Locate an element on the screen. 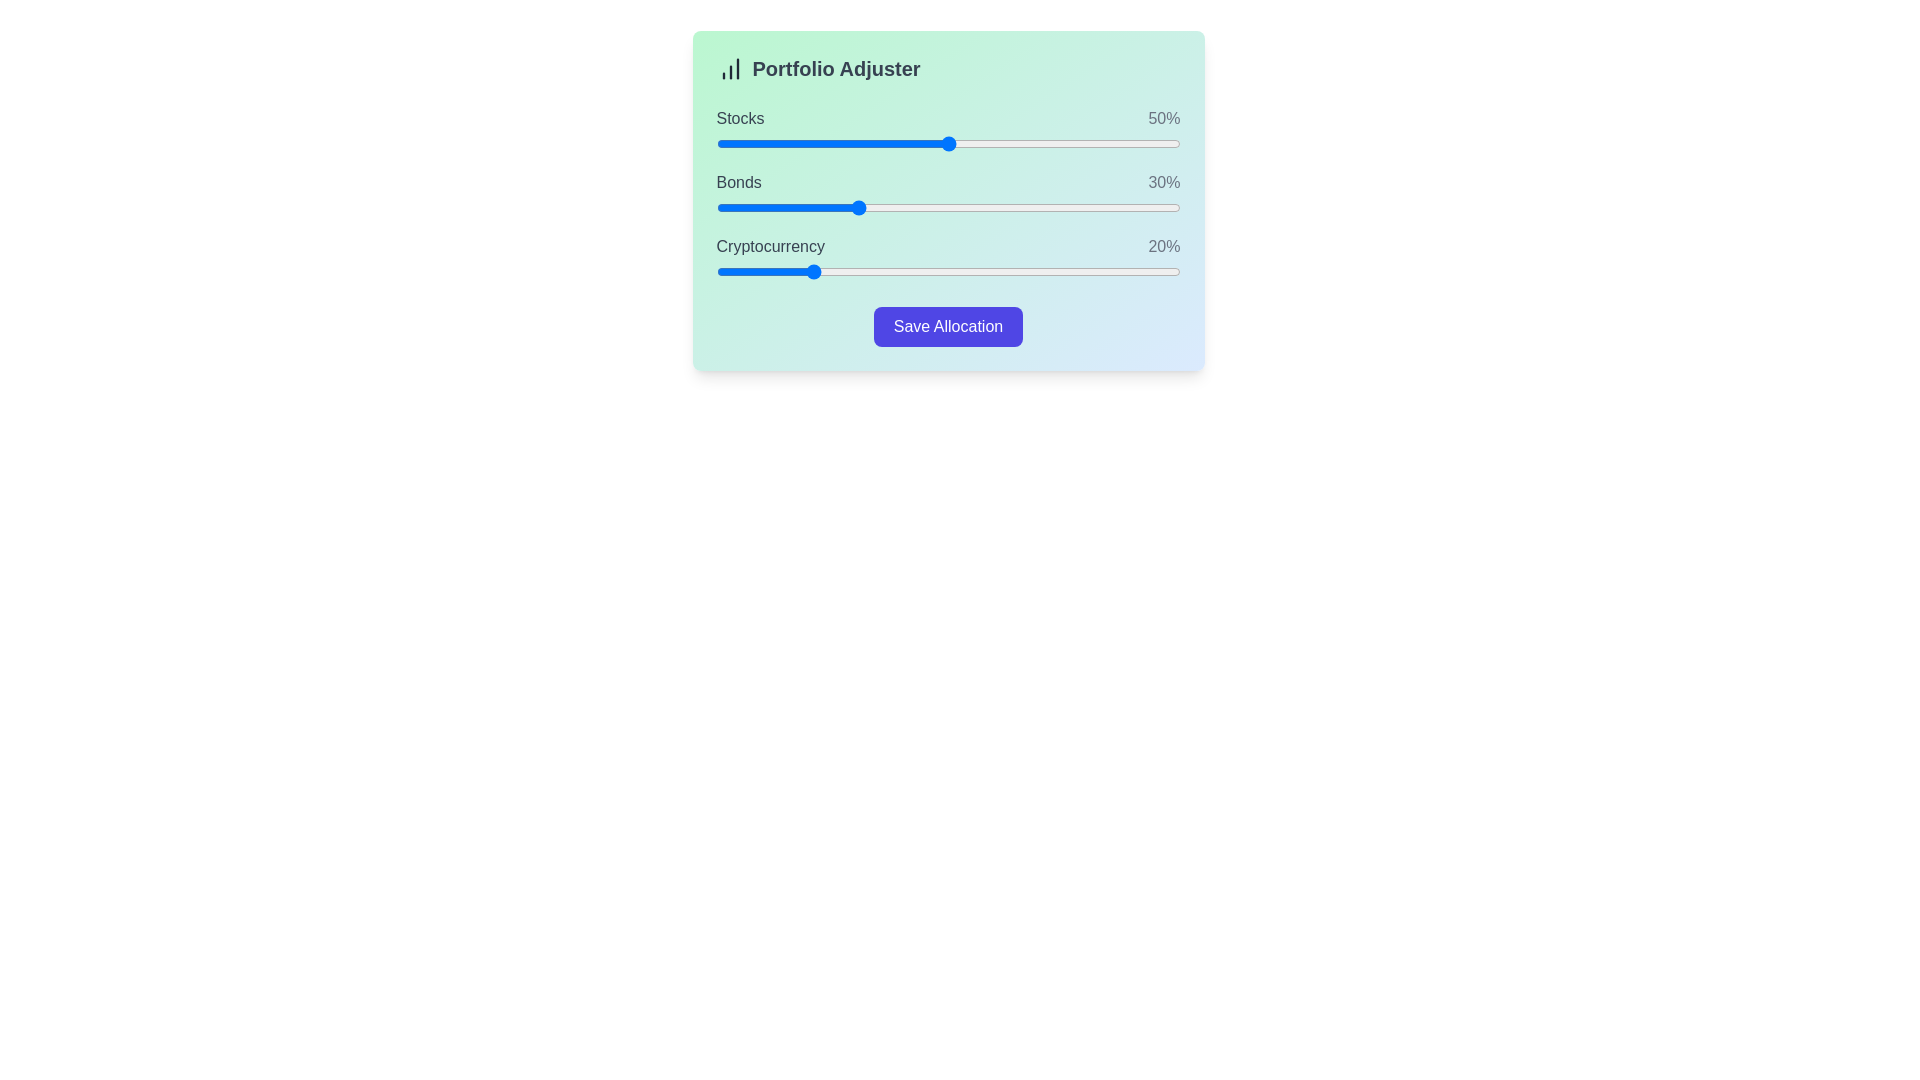 The width and height of the screenshot is (1920, 1080). the 'Save Allocation' button to save the changes made to the portfolio is located at coordinates (947, 326).